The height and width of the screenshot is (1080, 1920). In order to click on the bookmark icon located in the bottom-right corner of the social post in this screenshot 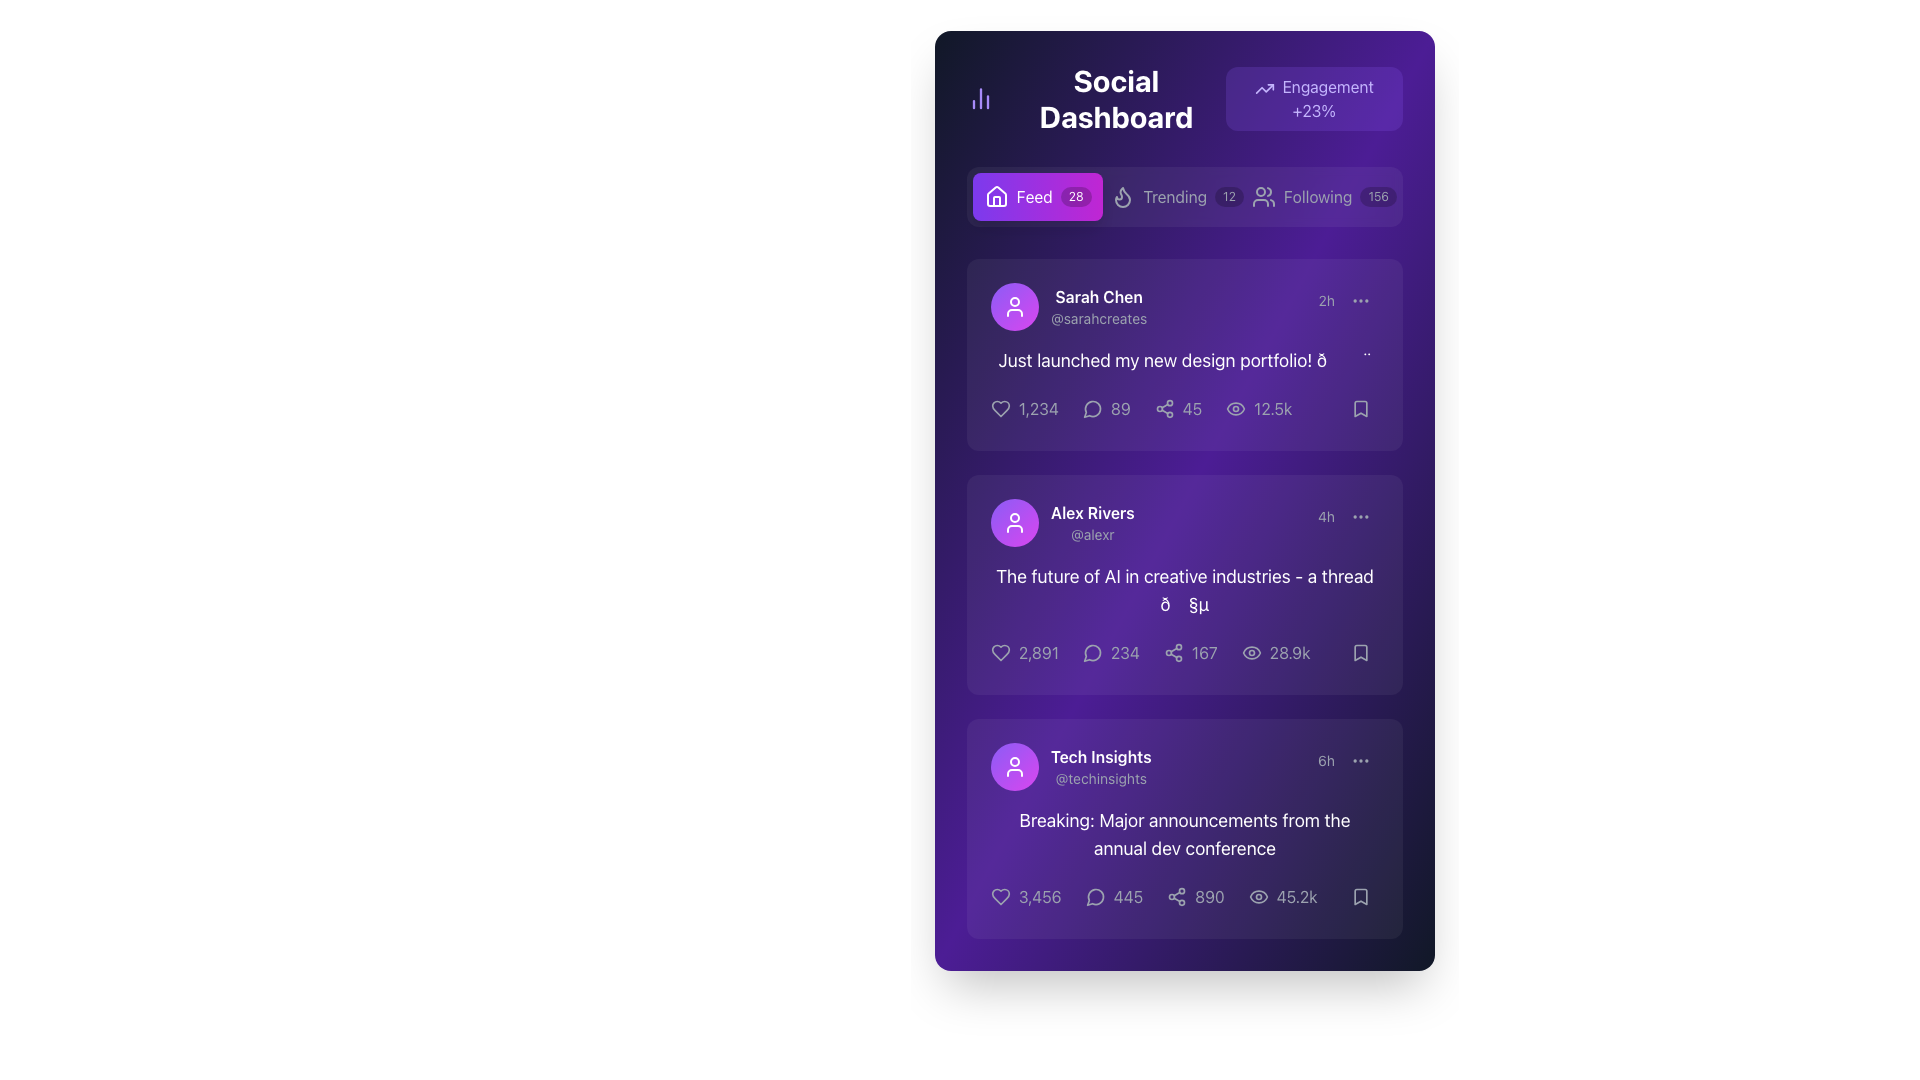, I will do `click(1360, 407)`.